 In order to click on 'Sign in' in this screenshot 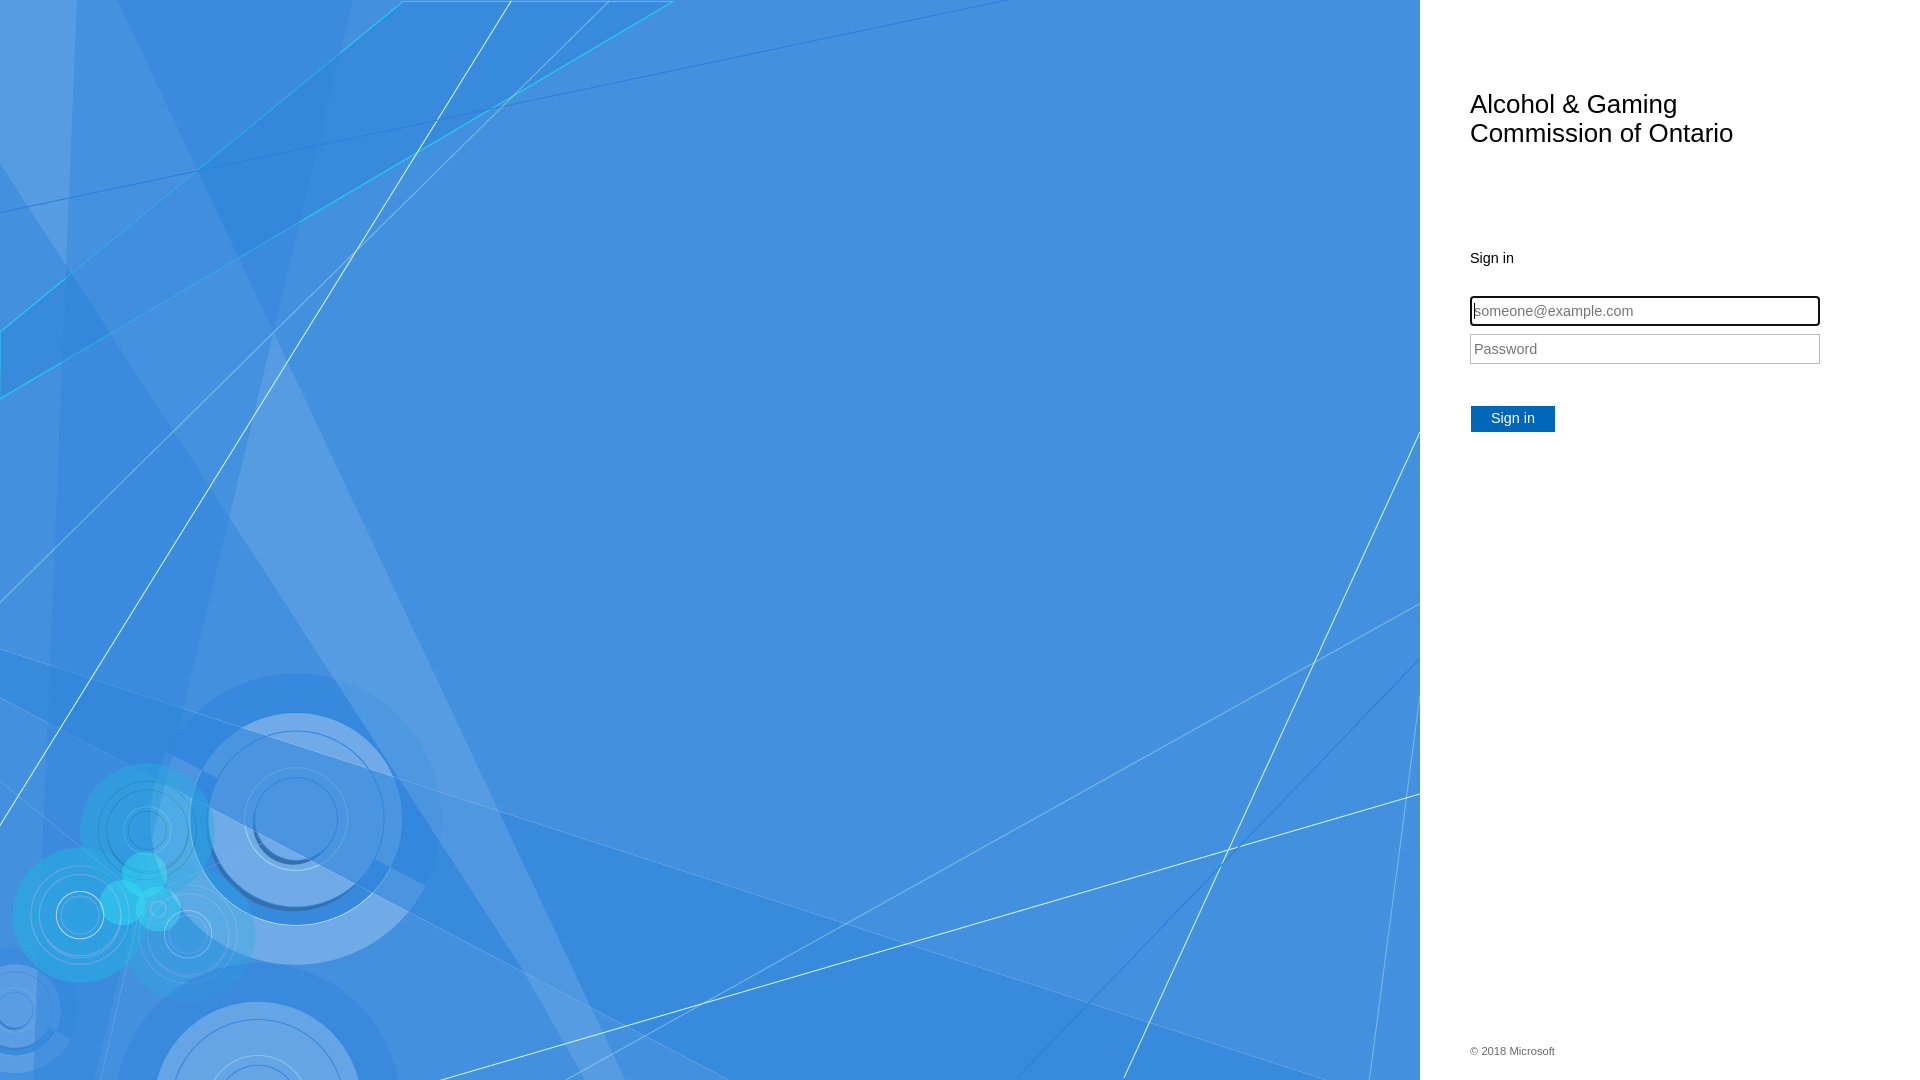, I will do `click(1512, 418)`.